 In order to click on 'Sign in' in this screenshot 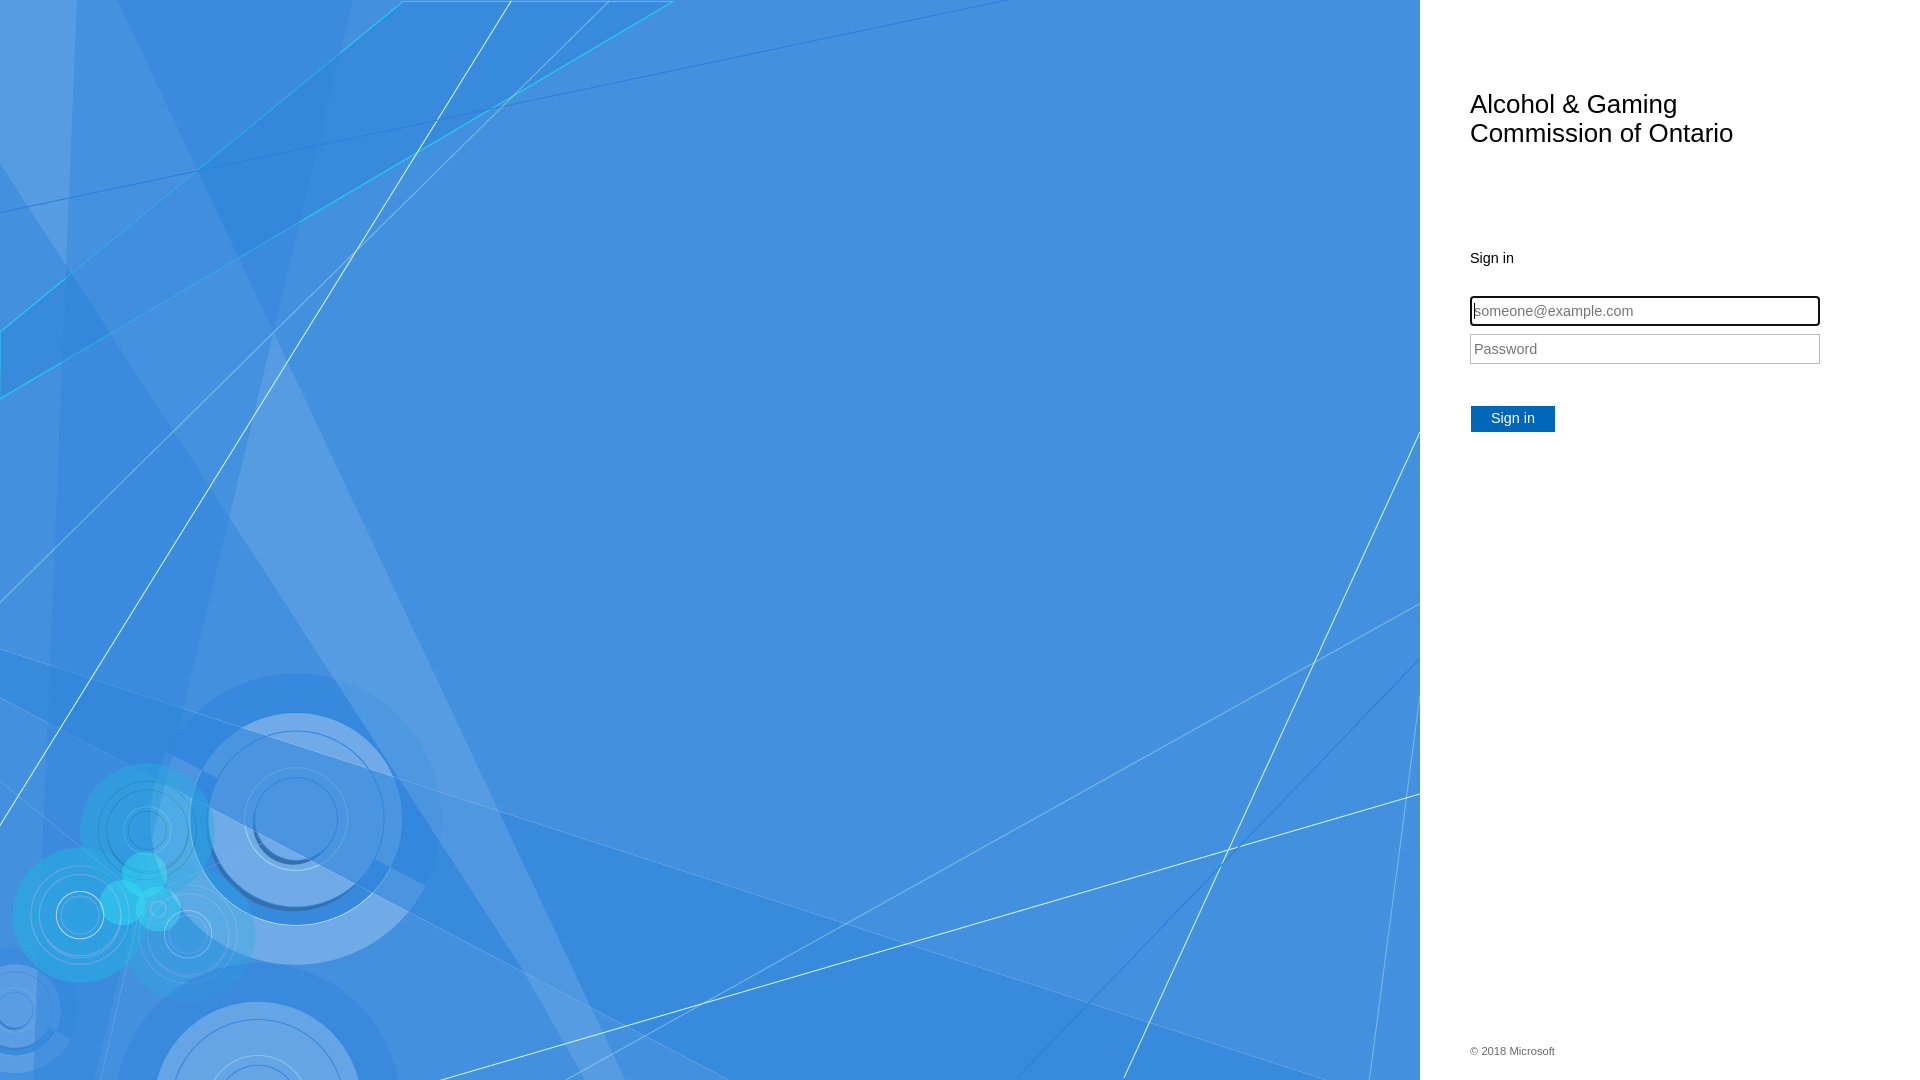, I will do `click(1512, 418)`.